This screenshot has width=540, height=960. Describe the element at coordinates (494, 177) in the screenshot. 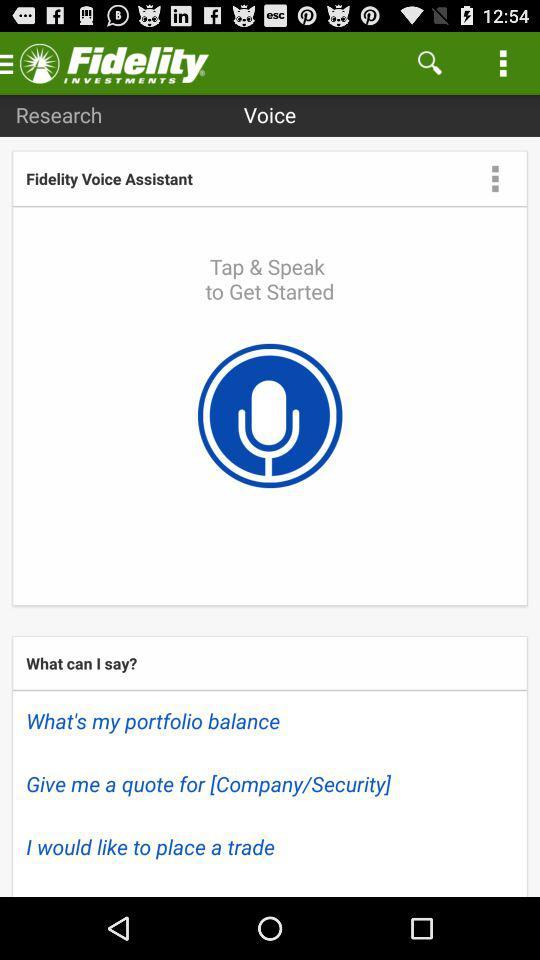

I see `open drop down menu` at that location.